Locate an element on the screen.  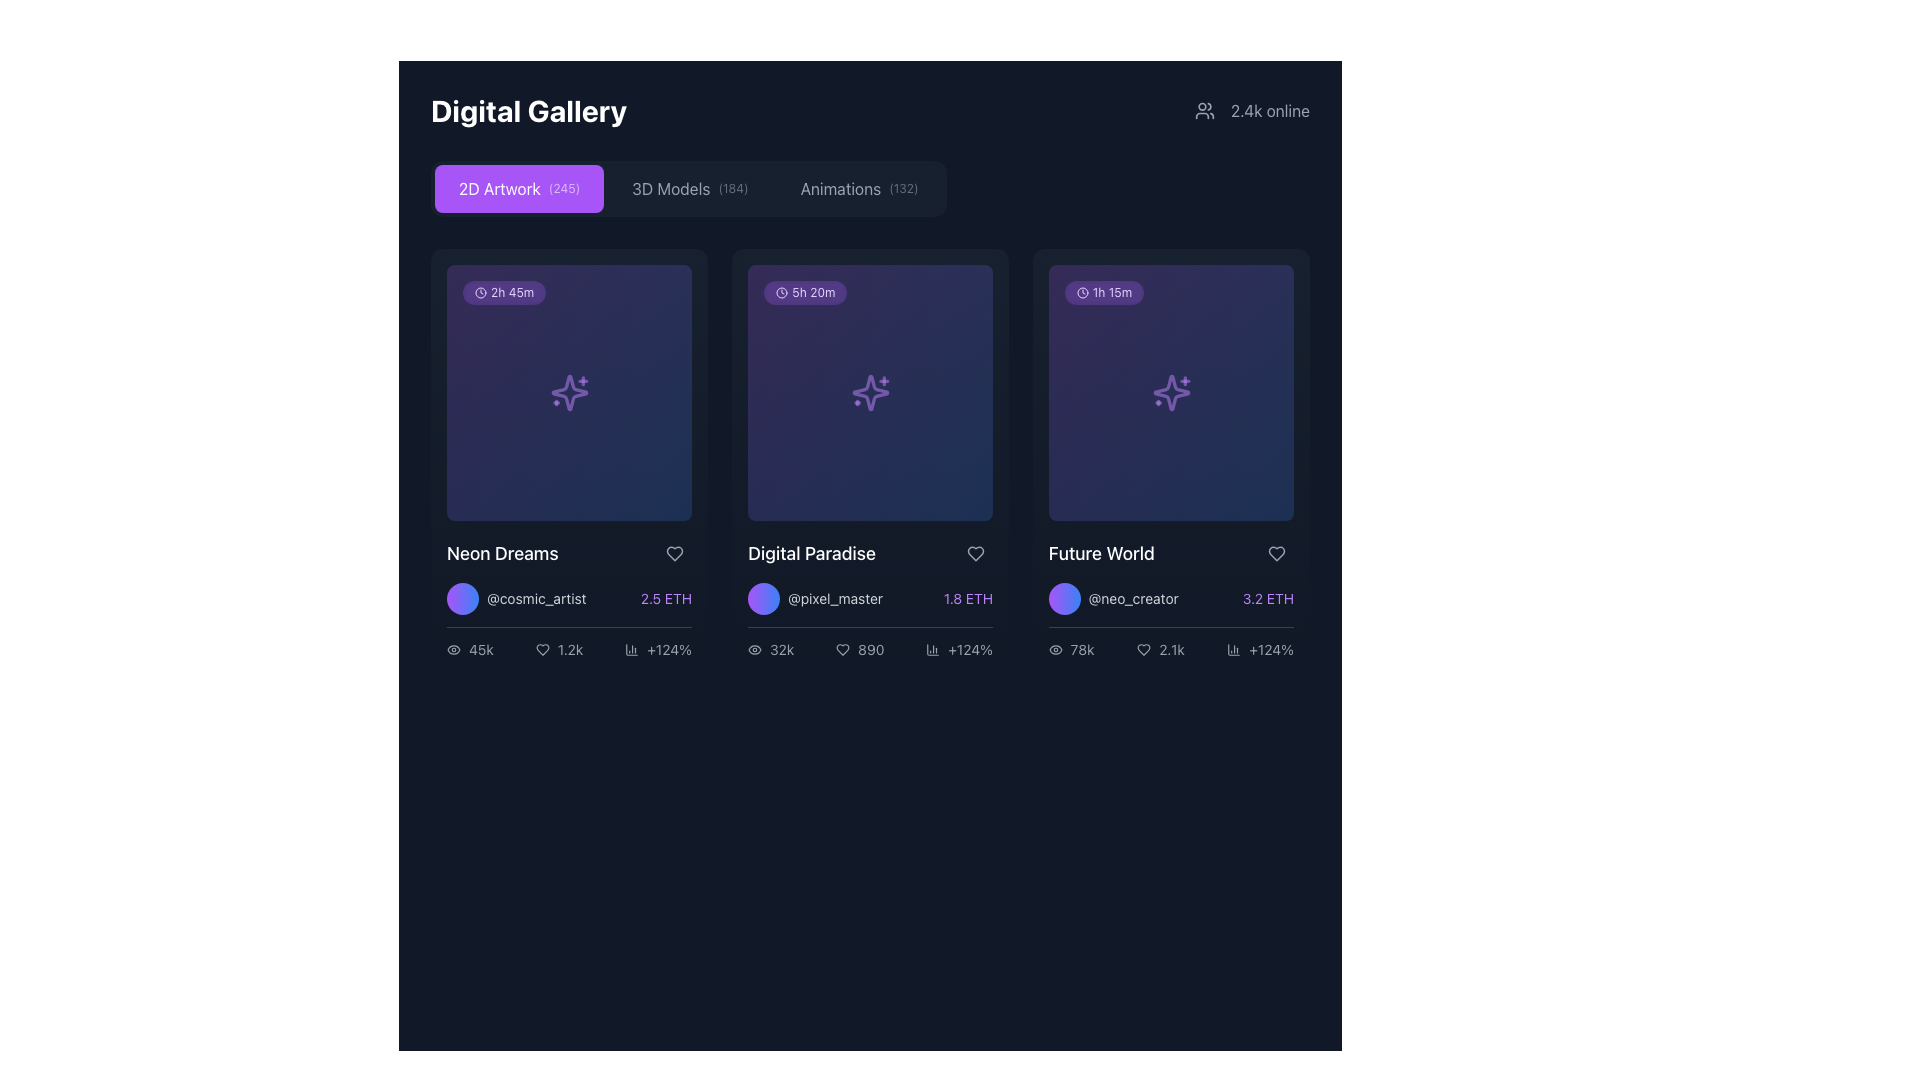
the eye-shaped icon followed by the text '78k' located at the bottom-left corner of the 'Future World' card, which indicates views or visibility counts is located at coordinates (1070, 650).